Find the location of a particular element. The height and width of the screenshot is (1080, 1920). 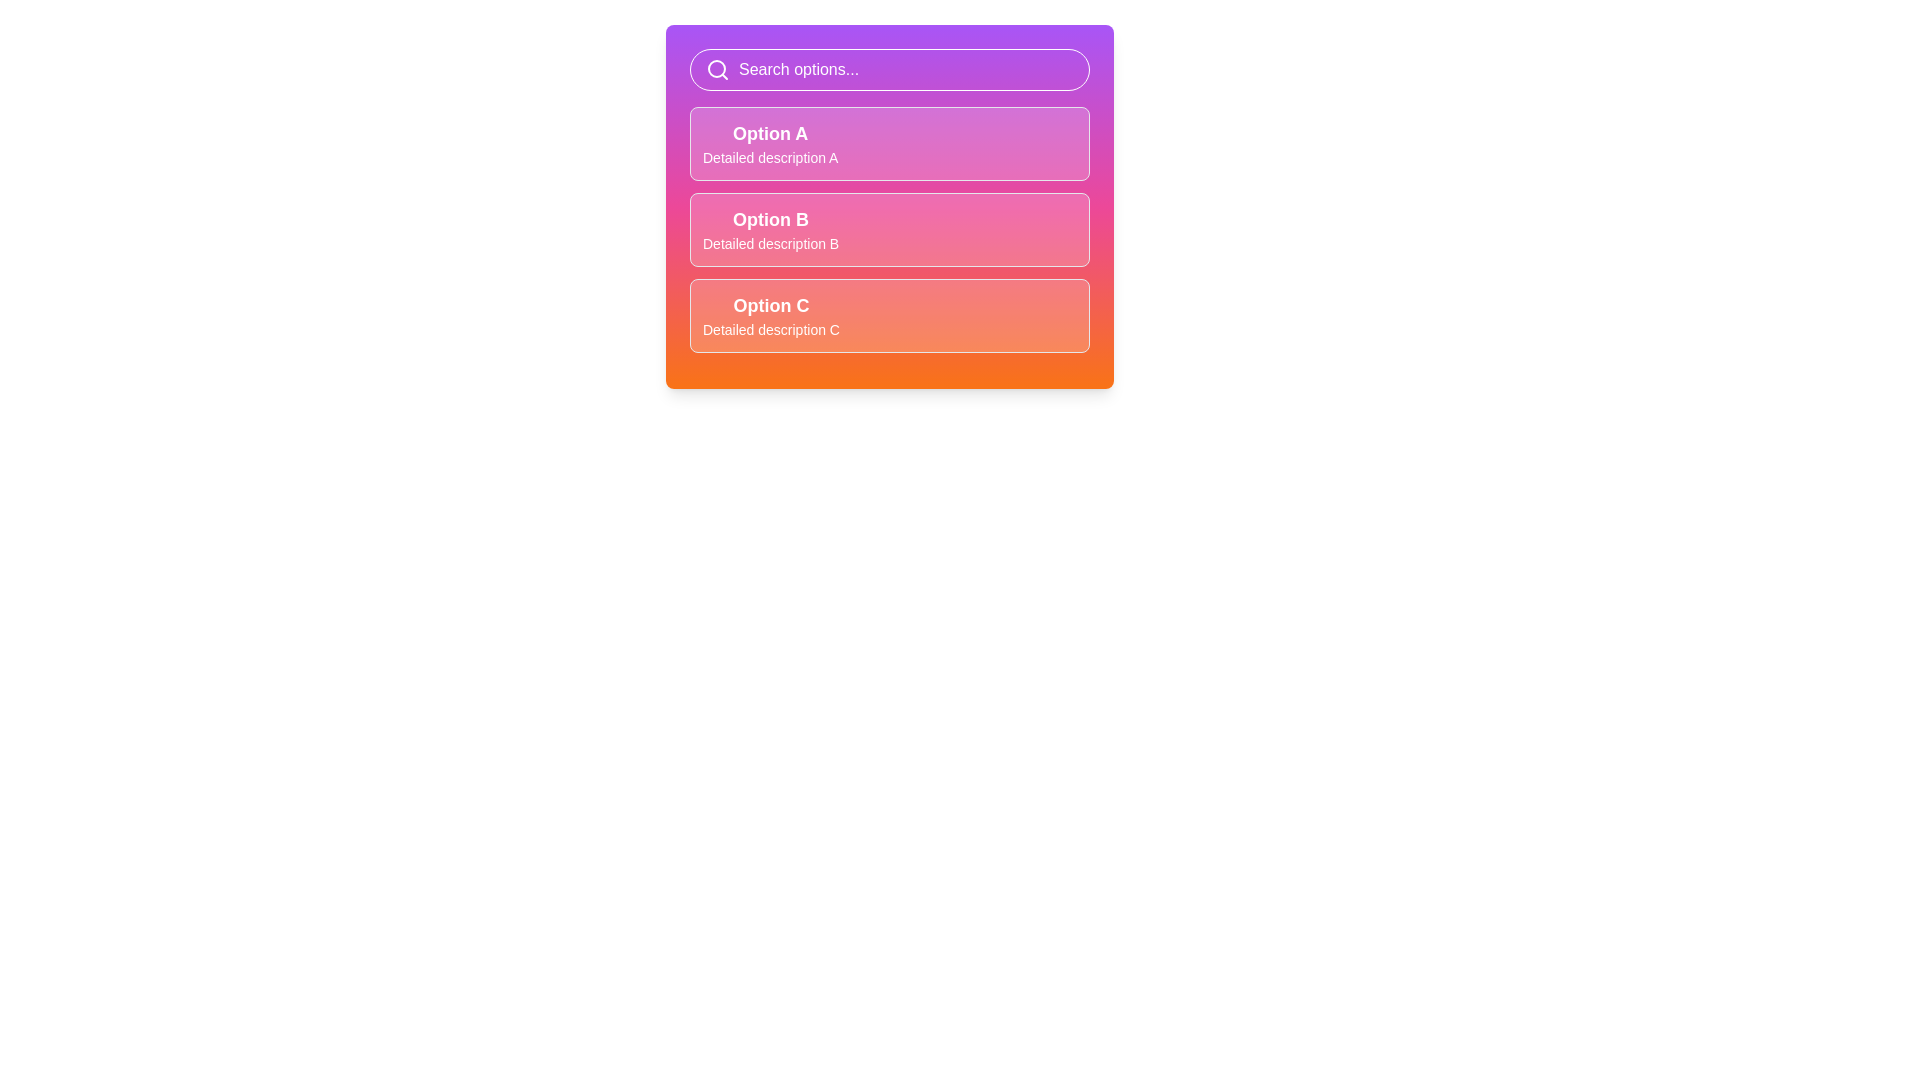

the Text label that serves as the title of the card labeled 'Option A', which is the first card in the list of selectable options is located at coordinates (769, 134).